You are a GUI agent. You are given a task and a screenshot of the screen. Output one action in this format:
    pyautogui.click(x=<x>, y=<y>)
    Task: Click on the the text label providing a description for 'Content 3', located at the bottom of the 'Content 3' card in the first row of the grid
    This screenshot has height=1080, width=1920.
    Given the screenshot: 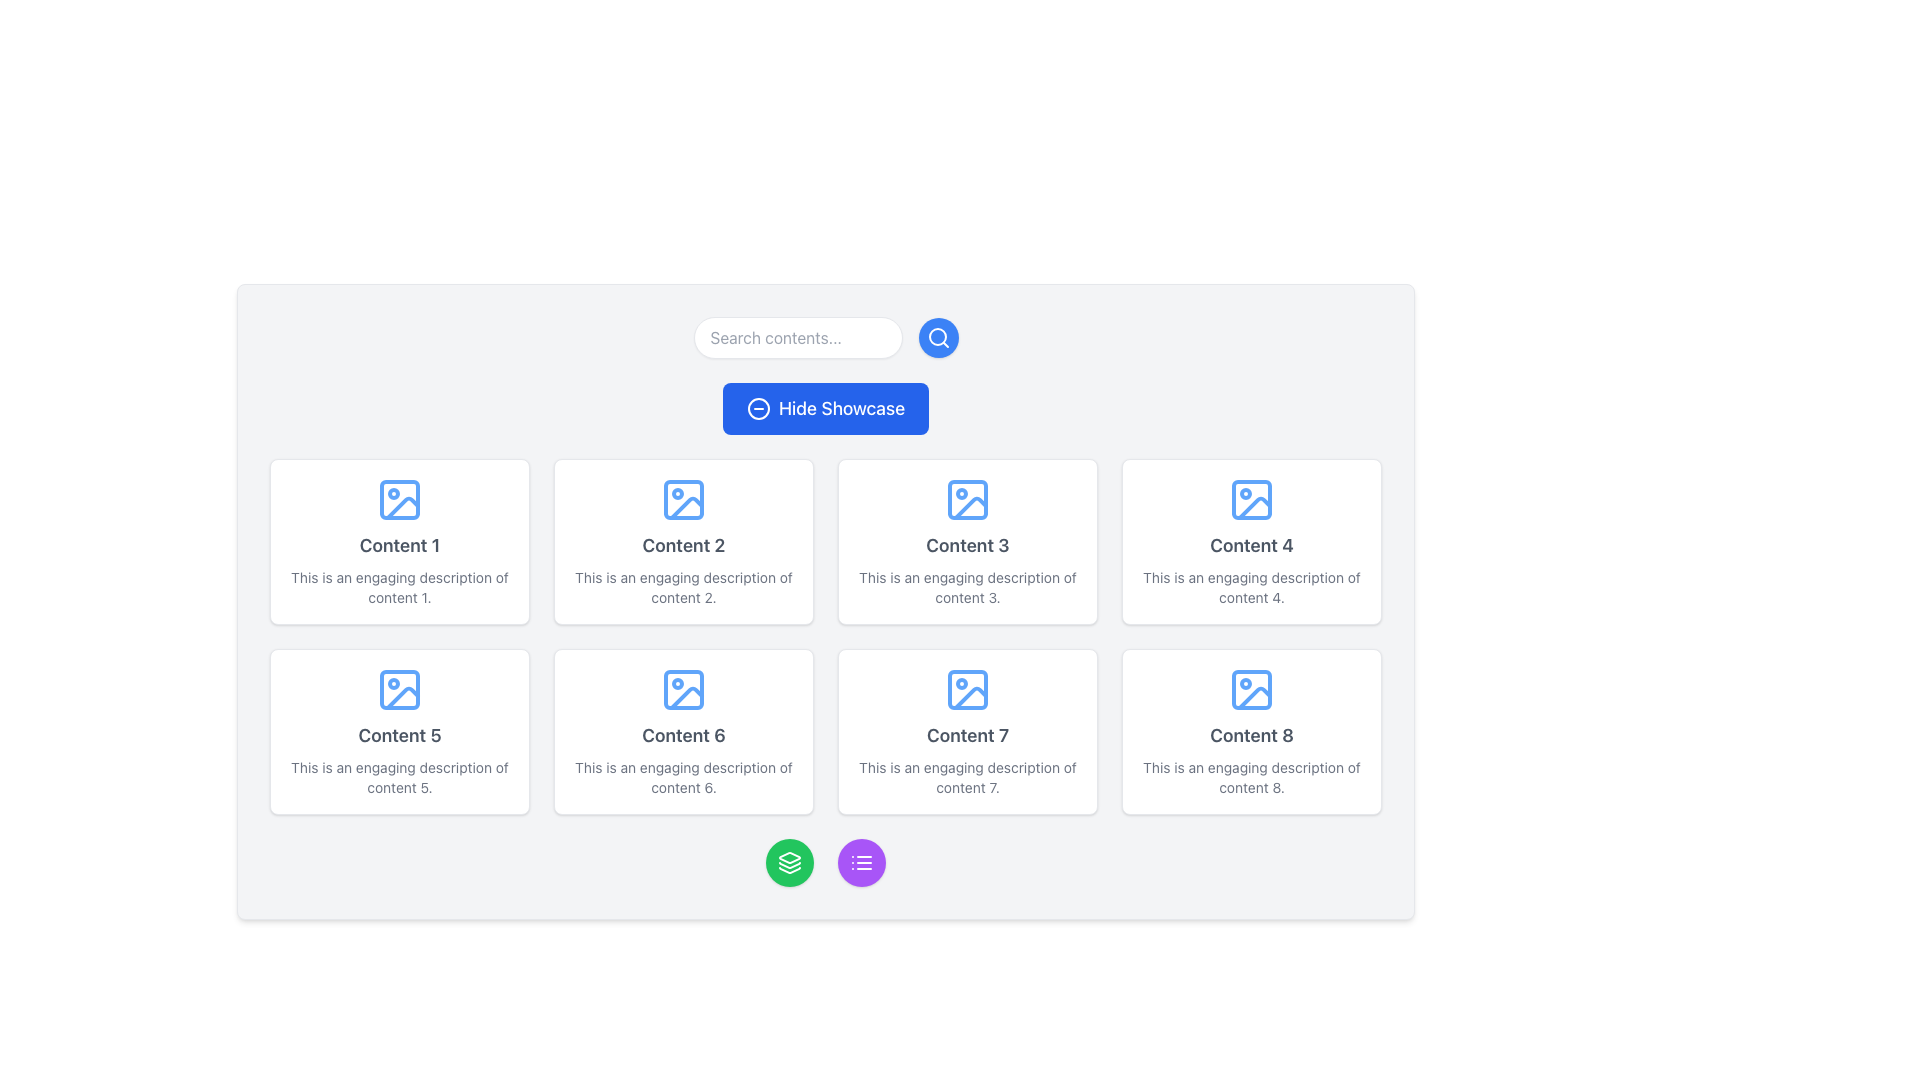 What is the action you would take?
    pyautogui.click(x=968, y=586)
    